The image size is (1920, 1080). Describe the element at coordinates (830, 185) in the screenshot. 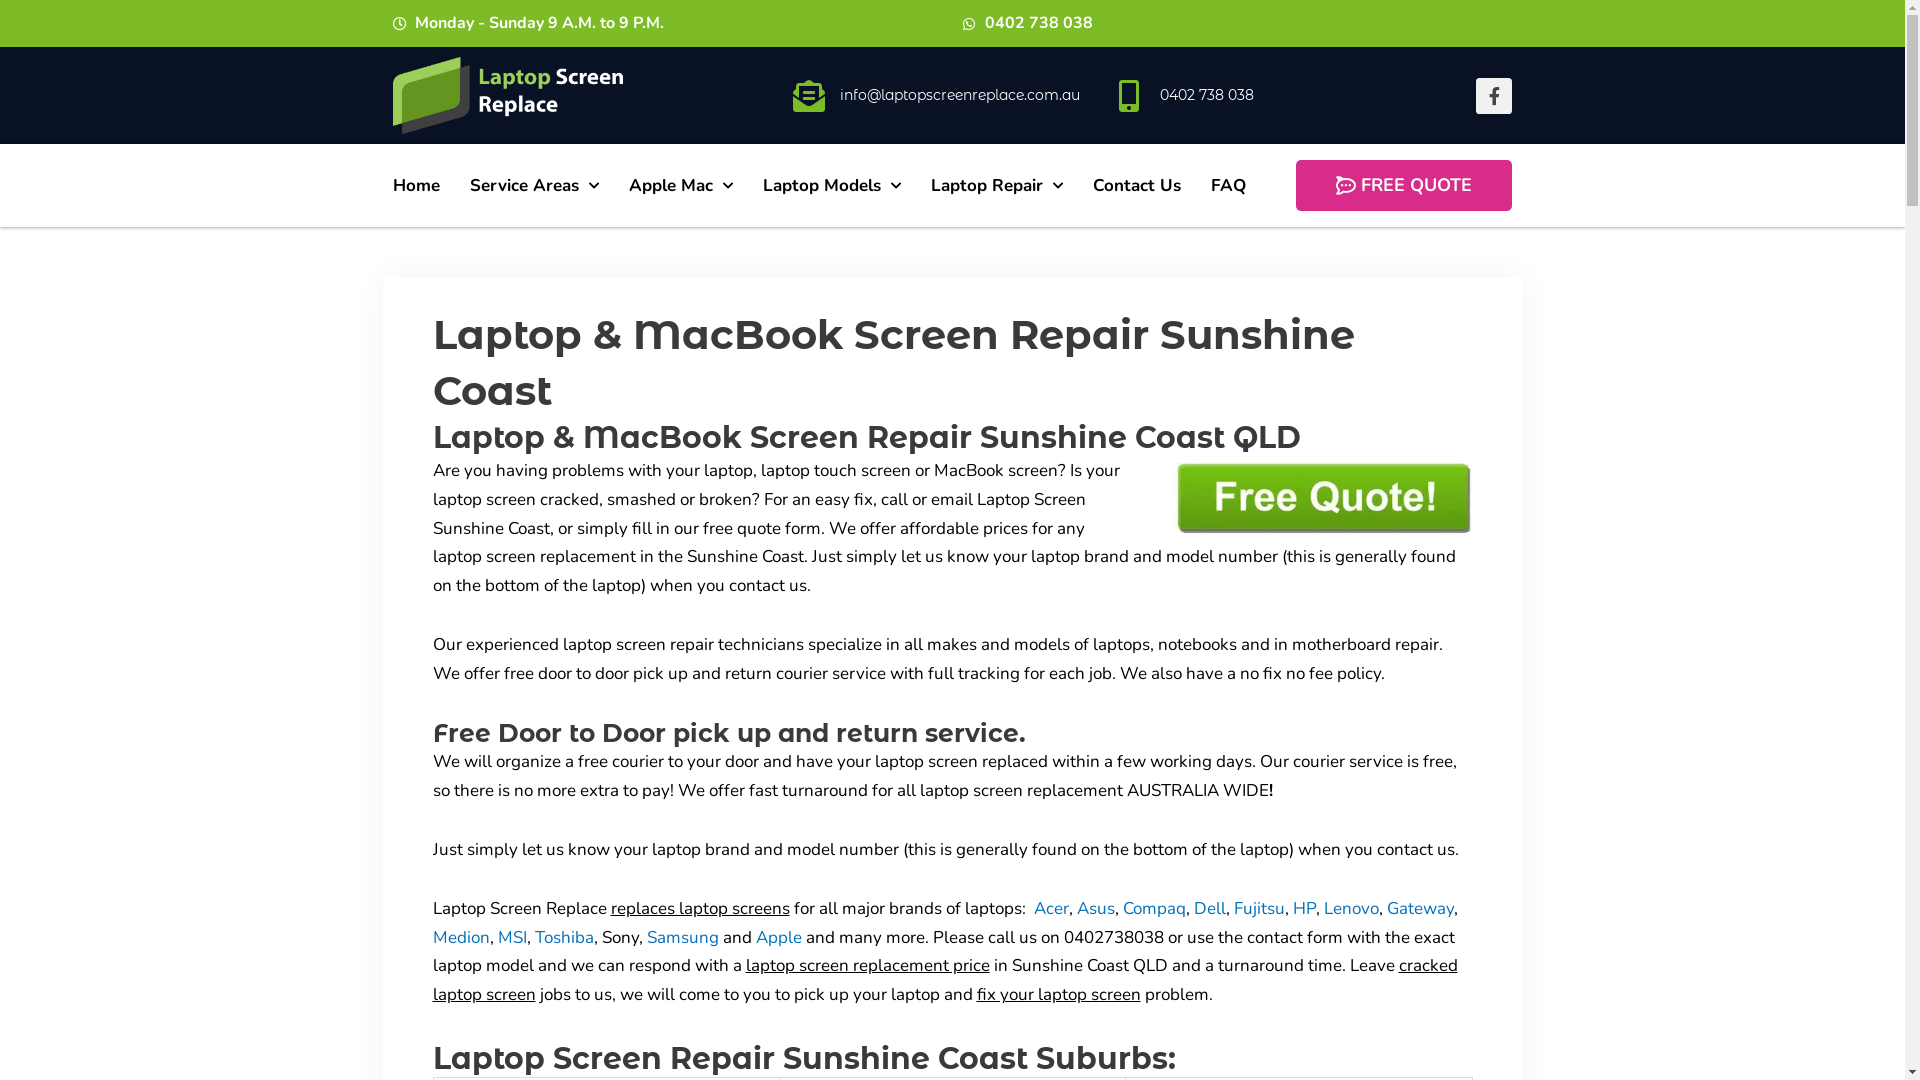

I see `'Laptop Models'` at that location.